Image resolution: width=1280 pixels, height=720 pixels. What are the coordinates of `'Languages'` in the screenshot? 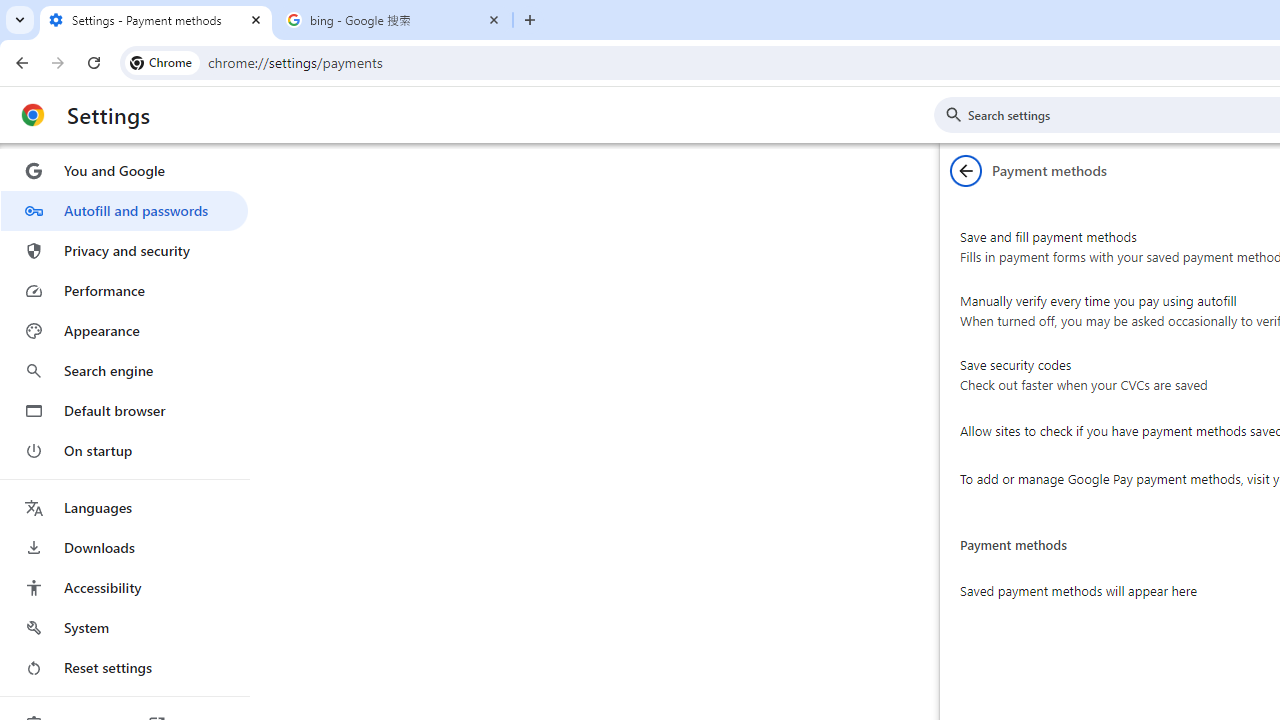 It's located at (123, 506).